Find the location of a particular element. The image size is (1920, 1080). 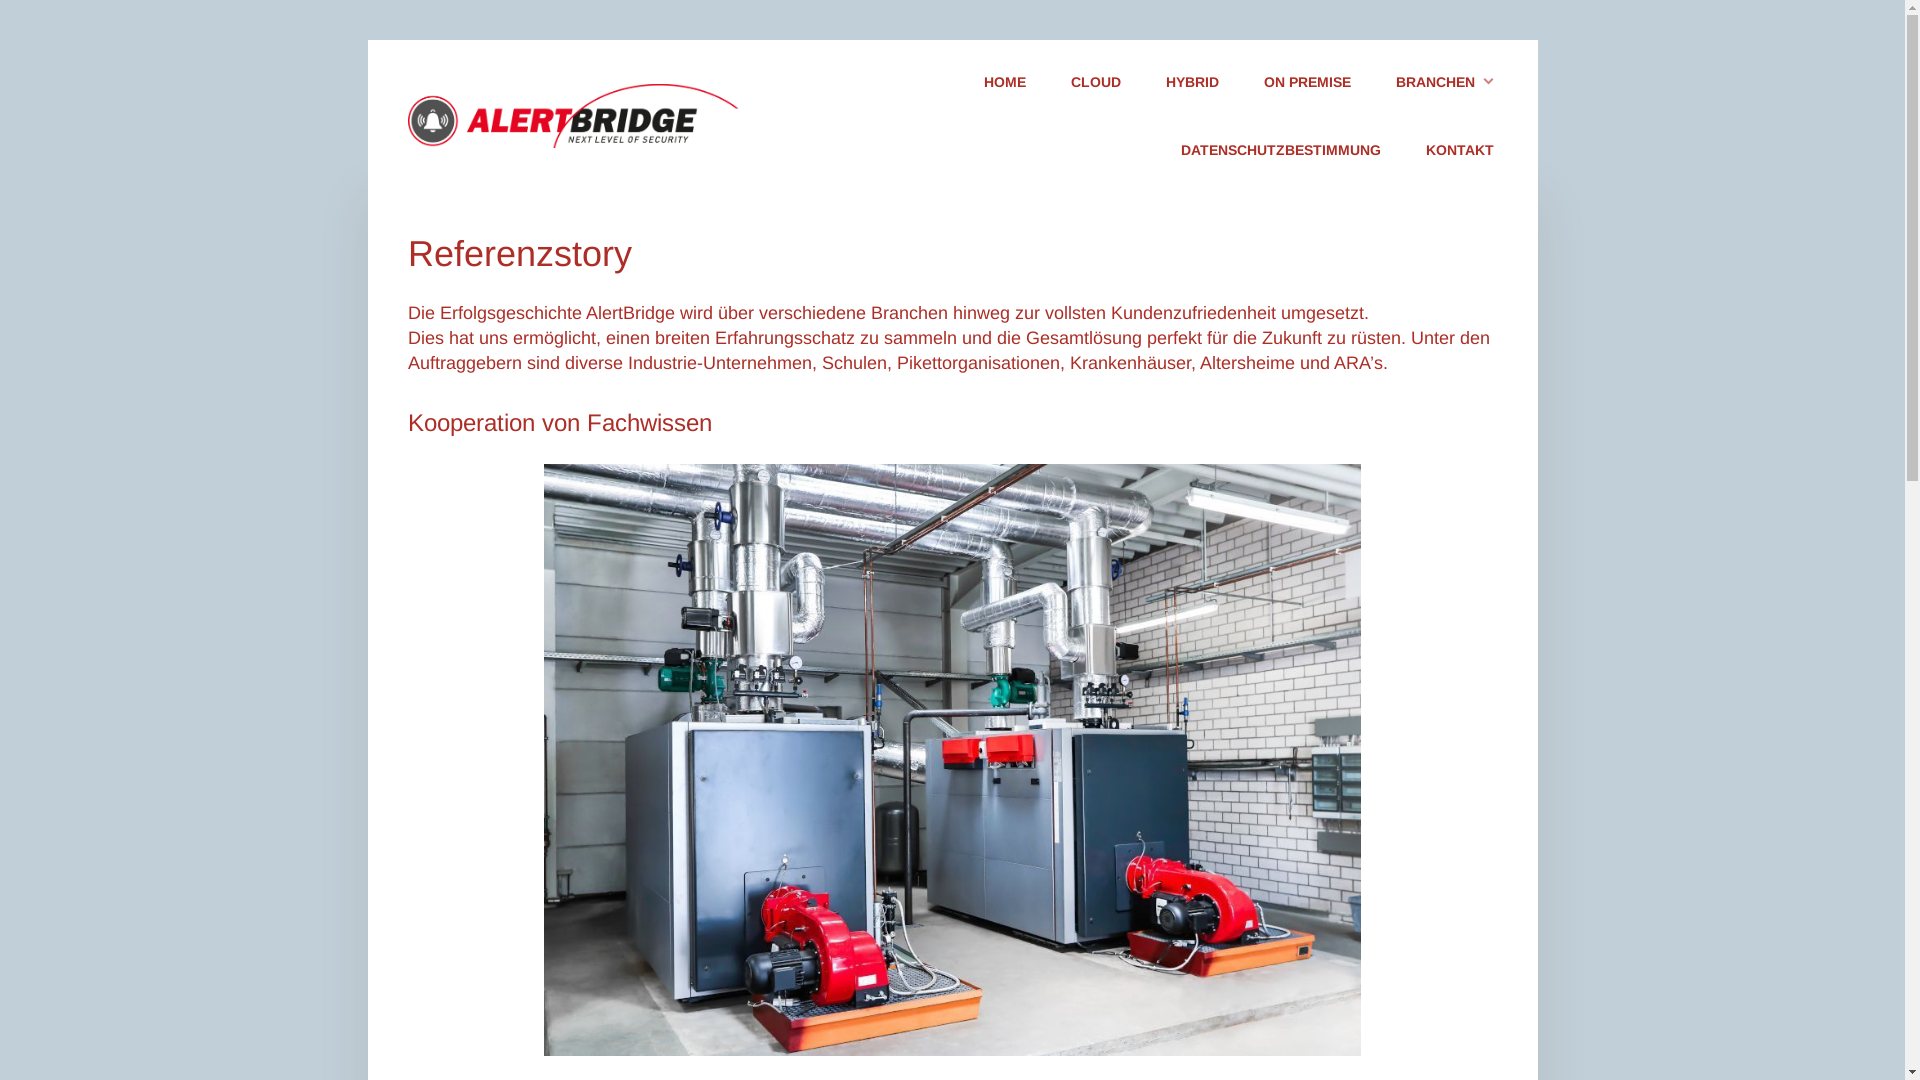

'DATENSCHUTZBESTIMMUNG' is located at coordinates (1280, 150).